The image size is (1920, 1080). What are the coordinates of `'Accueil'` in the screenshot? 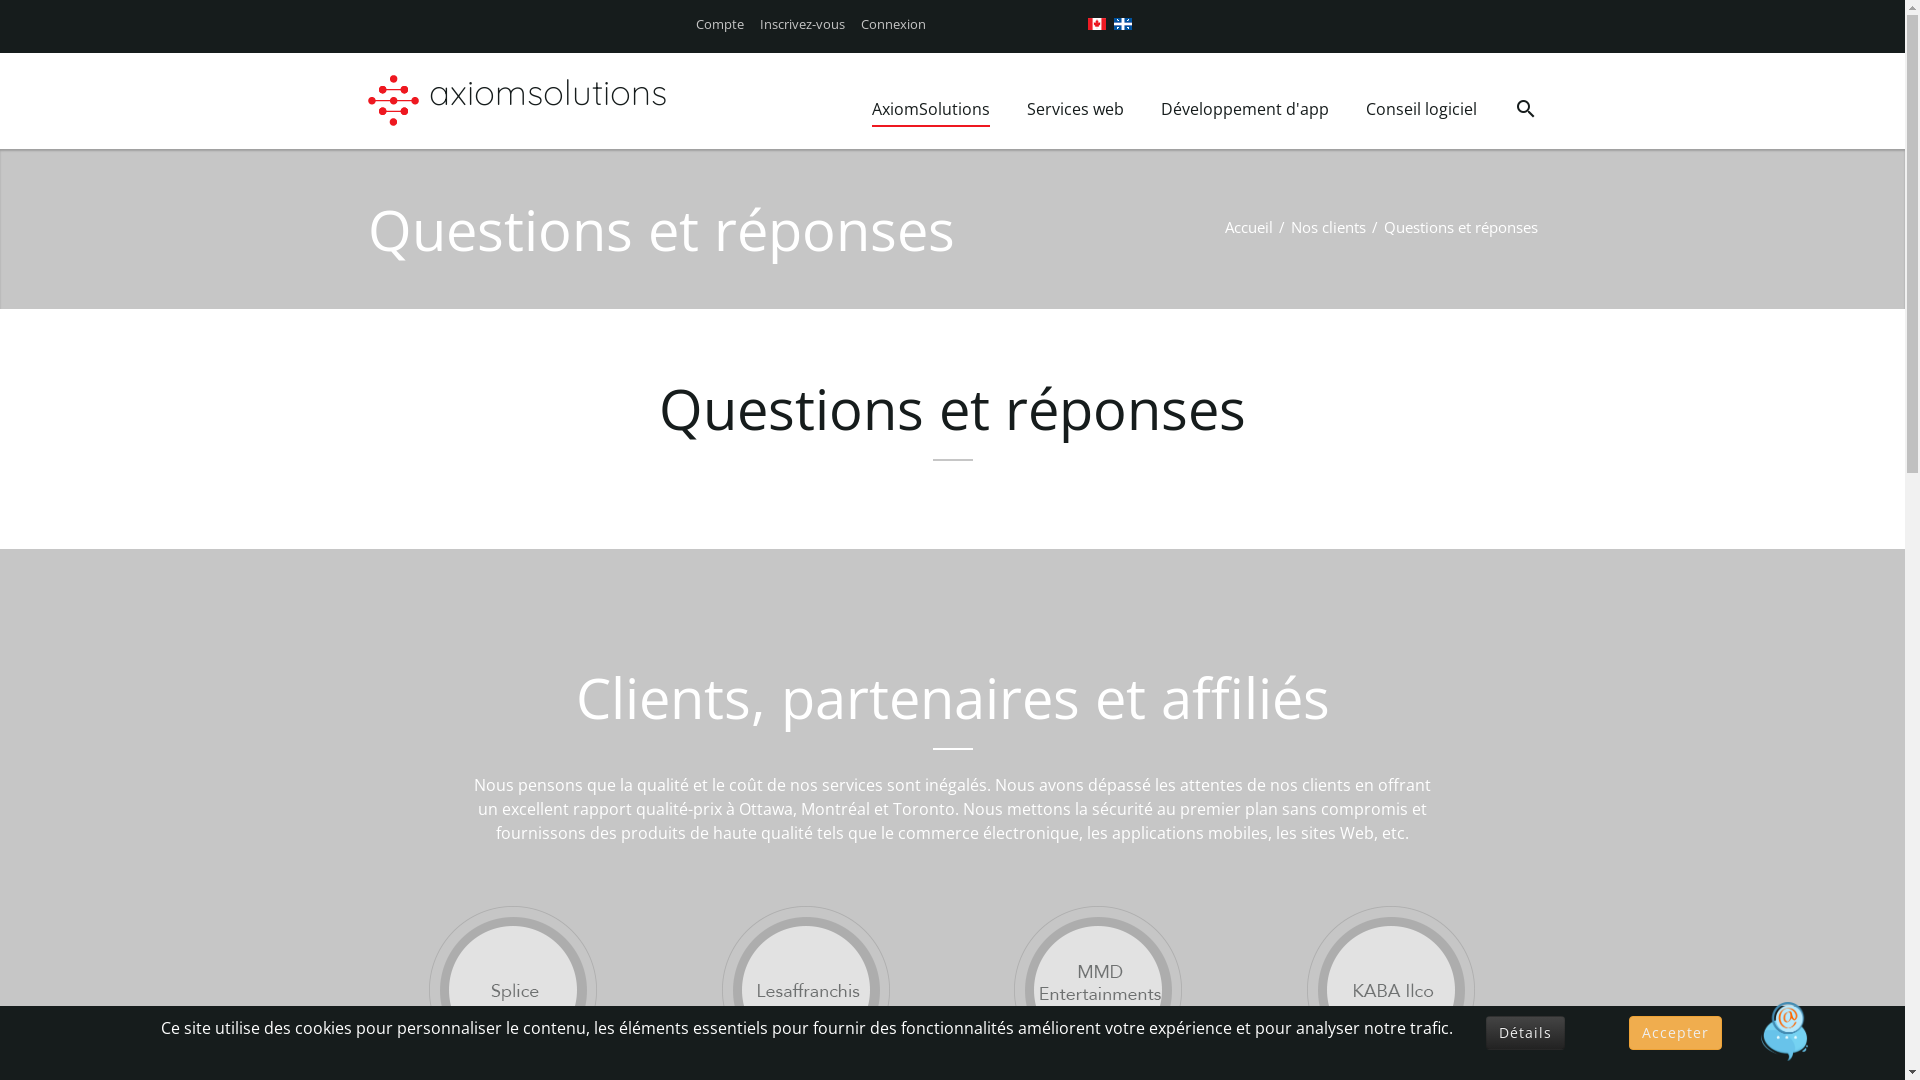 It's located at (1247, 226).